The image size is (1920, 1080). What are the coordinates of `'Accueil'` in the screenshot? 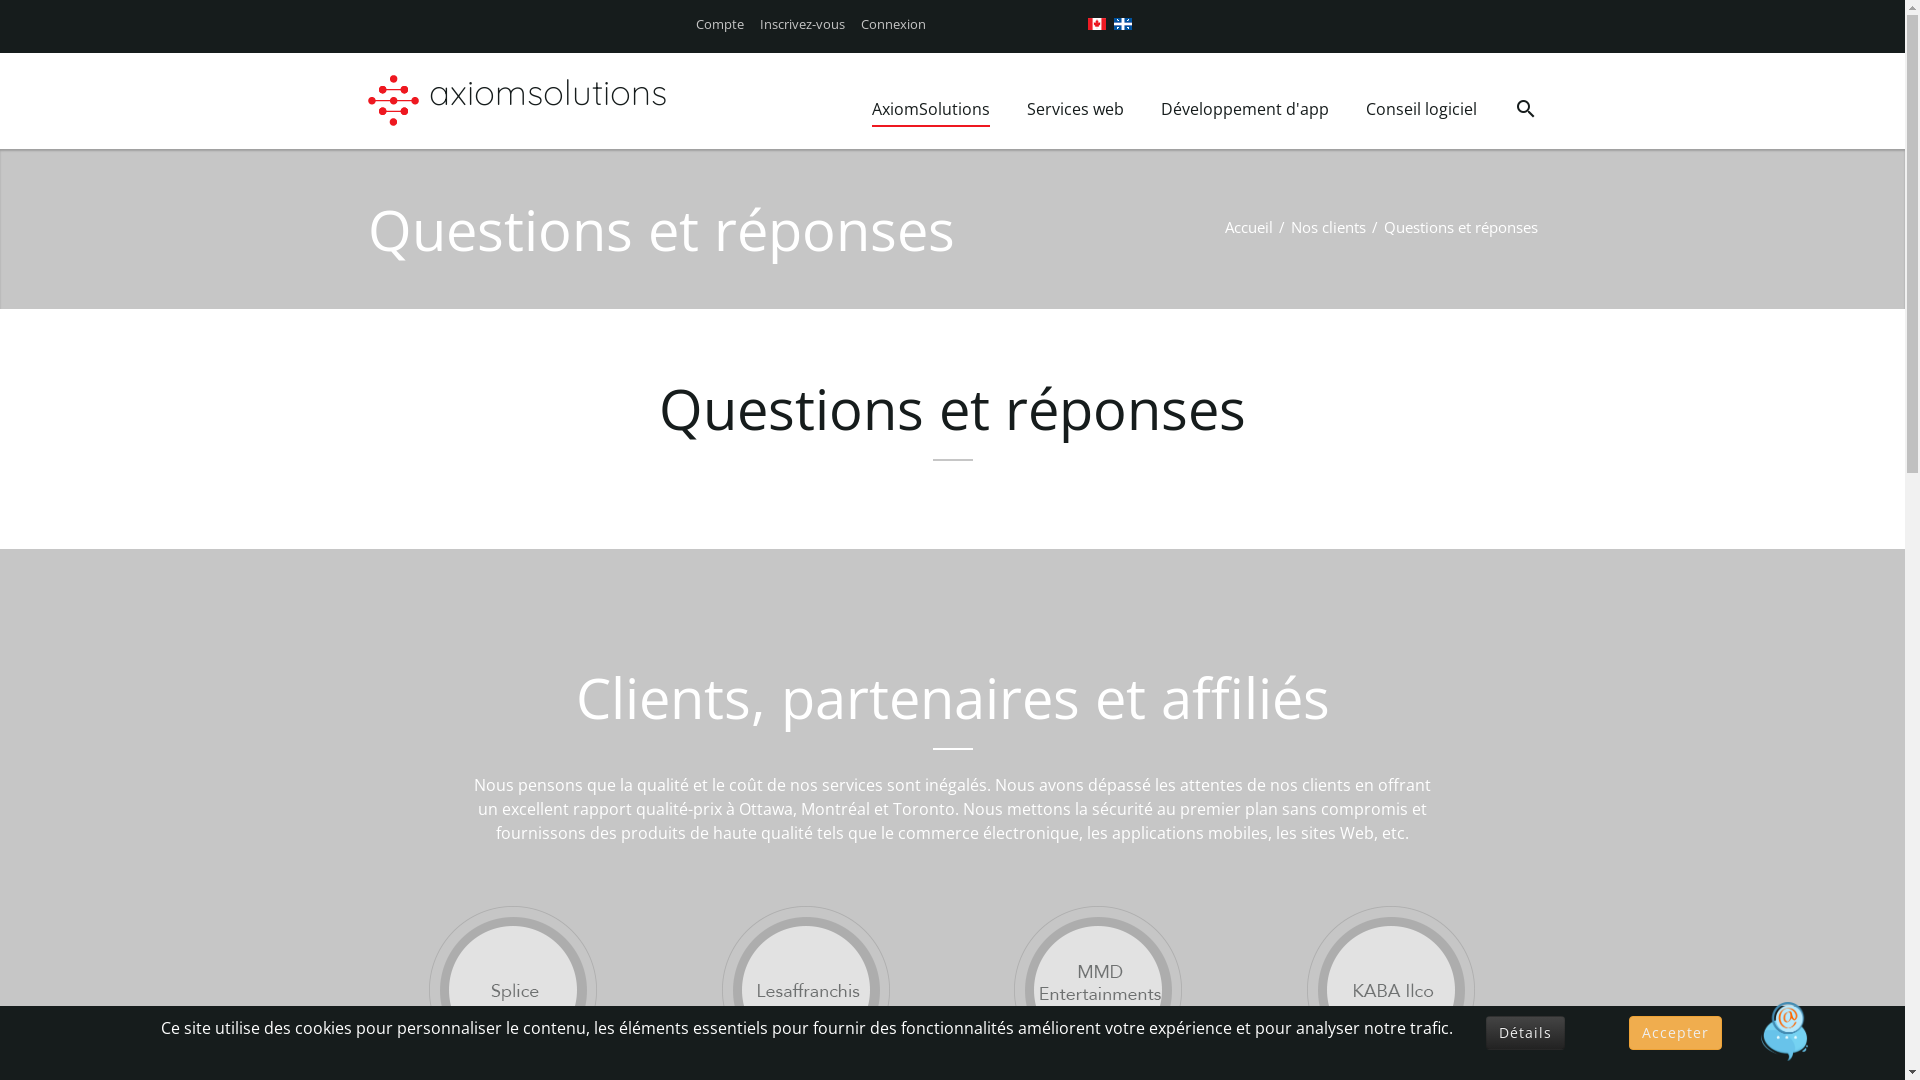 It's located at (1247, 226).